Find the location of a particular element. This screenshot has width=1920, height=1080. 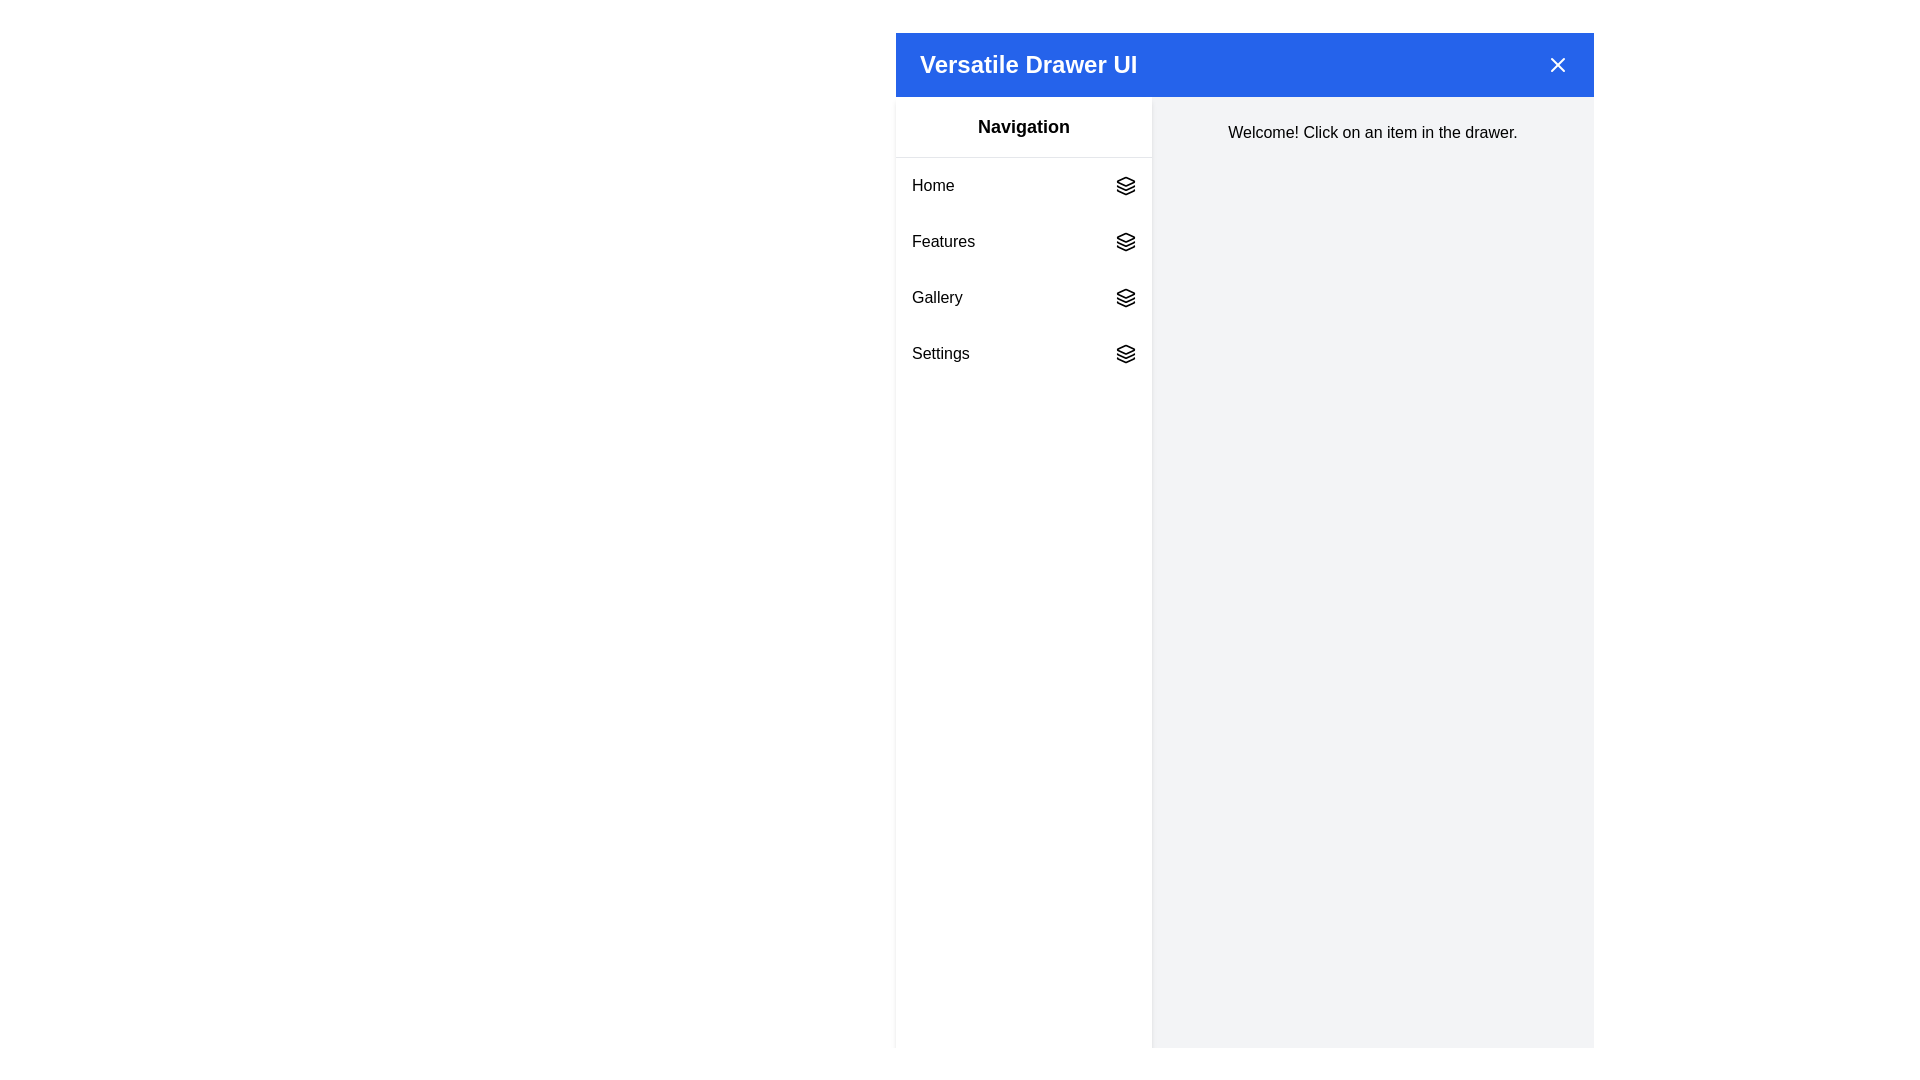

the second layer icon in the Gallery section of the navigation panel, which represents grouped features within the UI is located at coordinates (1126, 300).